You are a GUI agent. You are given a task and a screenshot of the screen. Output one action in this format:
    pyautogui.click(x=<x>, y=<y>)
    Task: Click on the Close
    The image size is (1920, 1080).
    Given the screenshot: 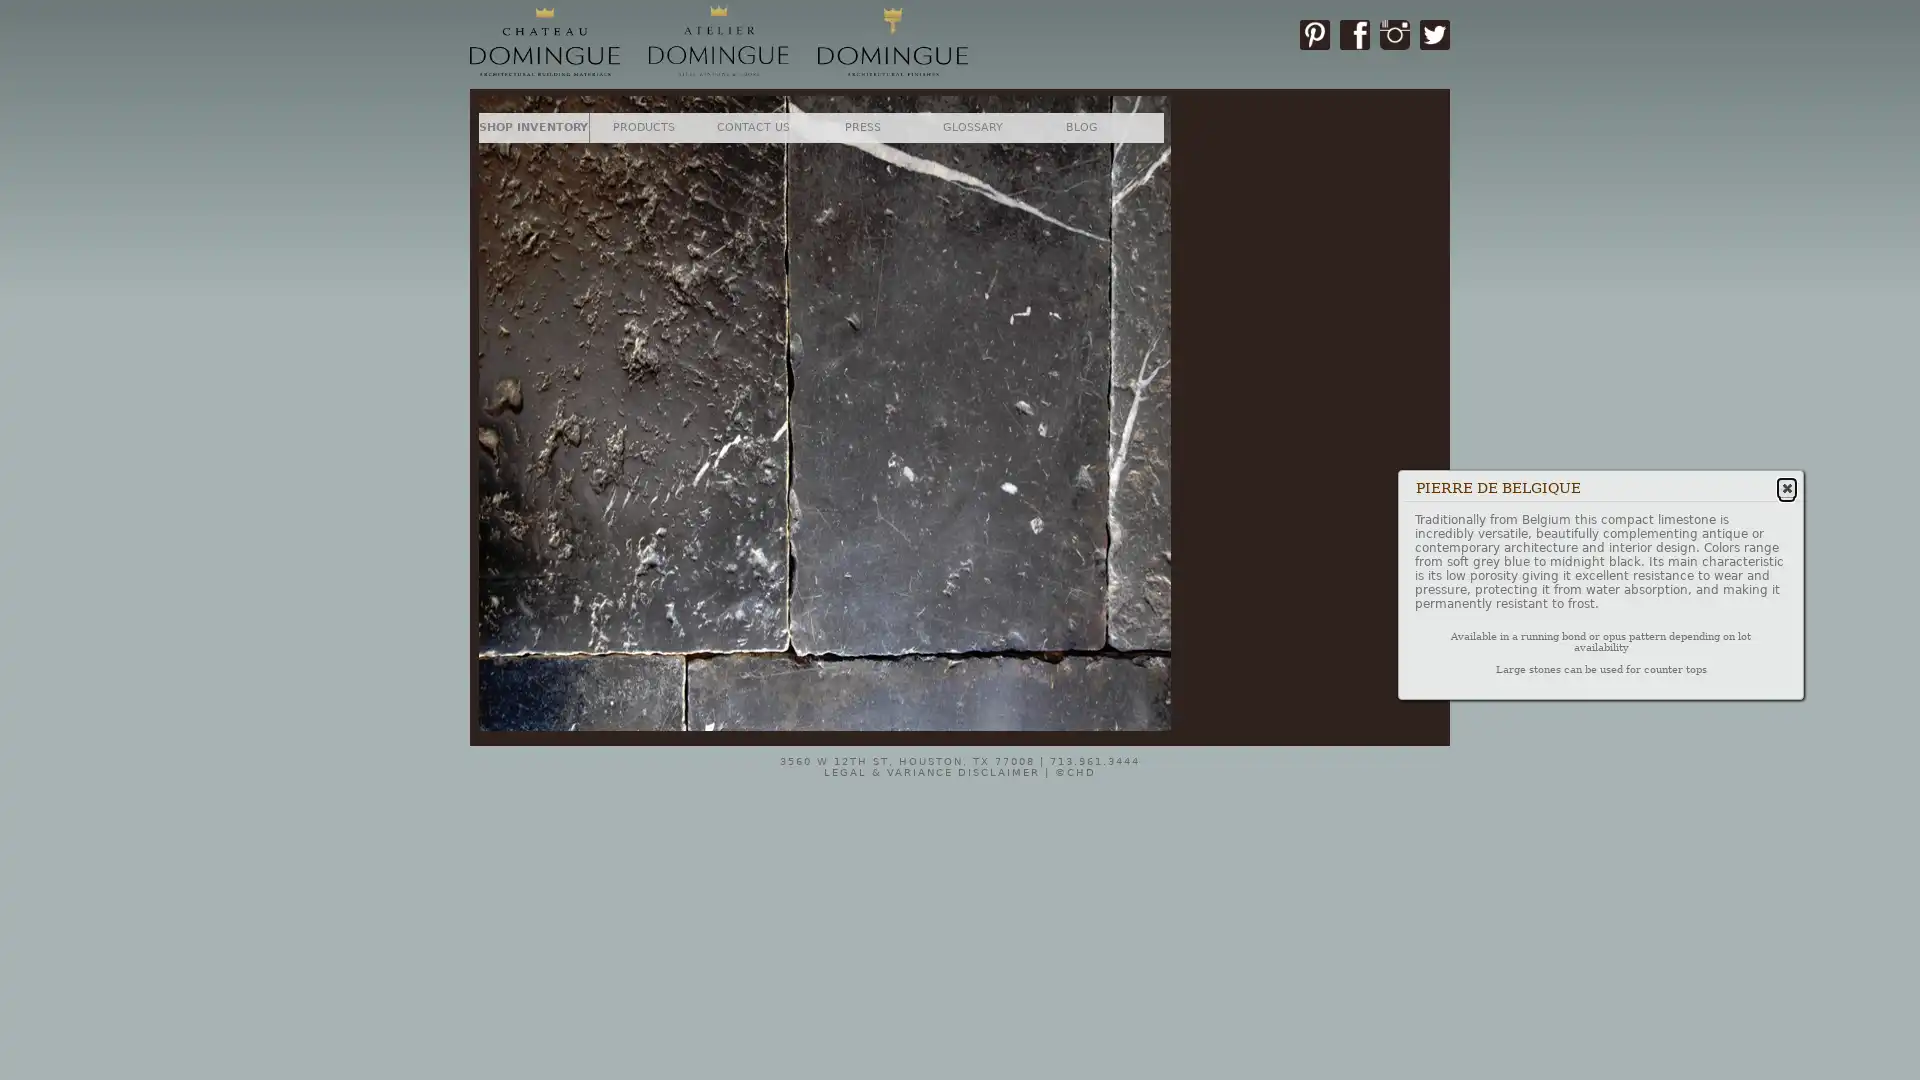 What is the action you would take?
    pyautogui.click(x=1785, y=486)
    